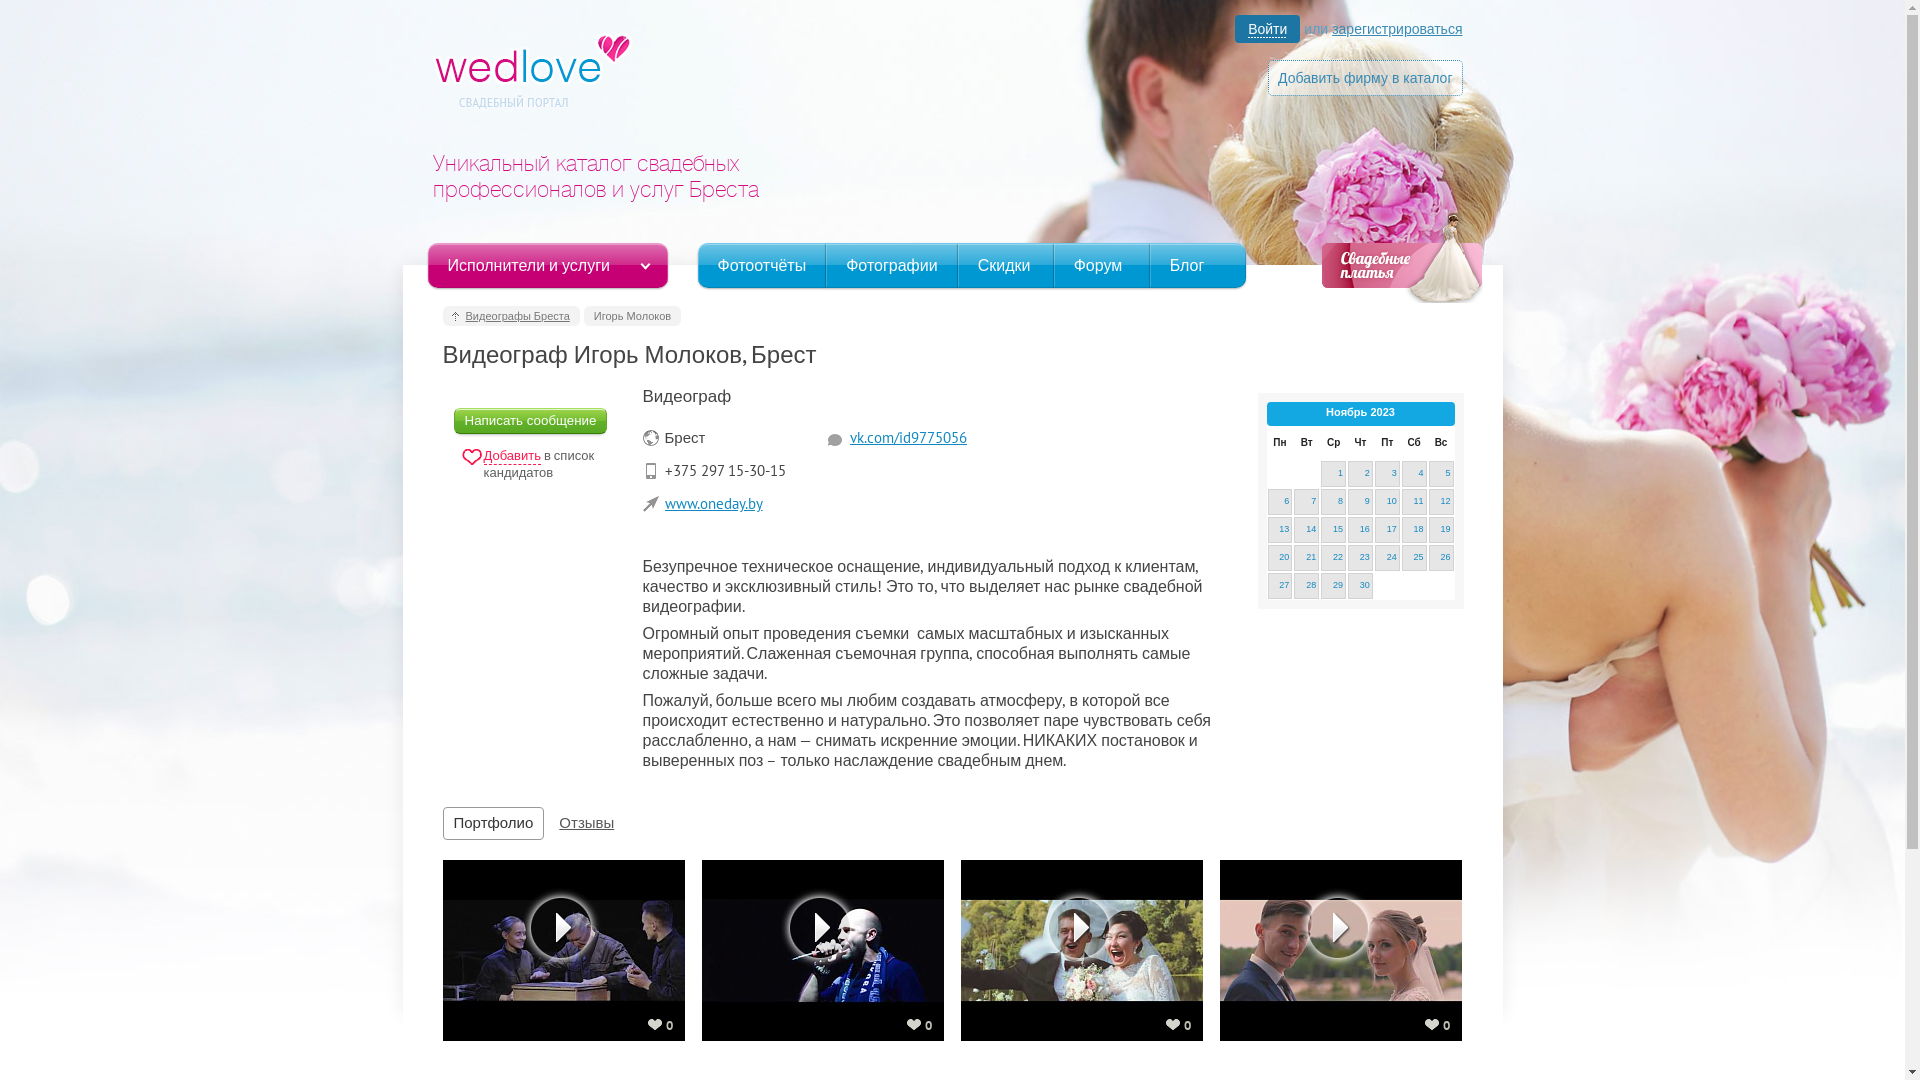  Describe the element at coordinates (1333, 558) in the screenshot. I see `'22'` at that location.